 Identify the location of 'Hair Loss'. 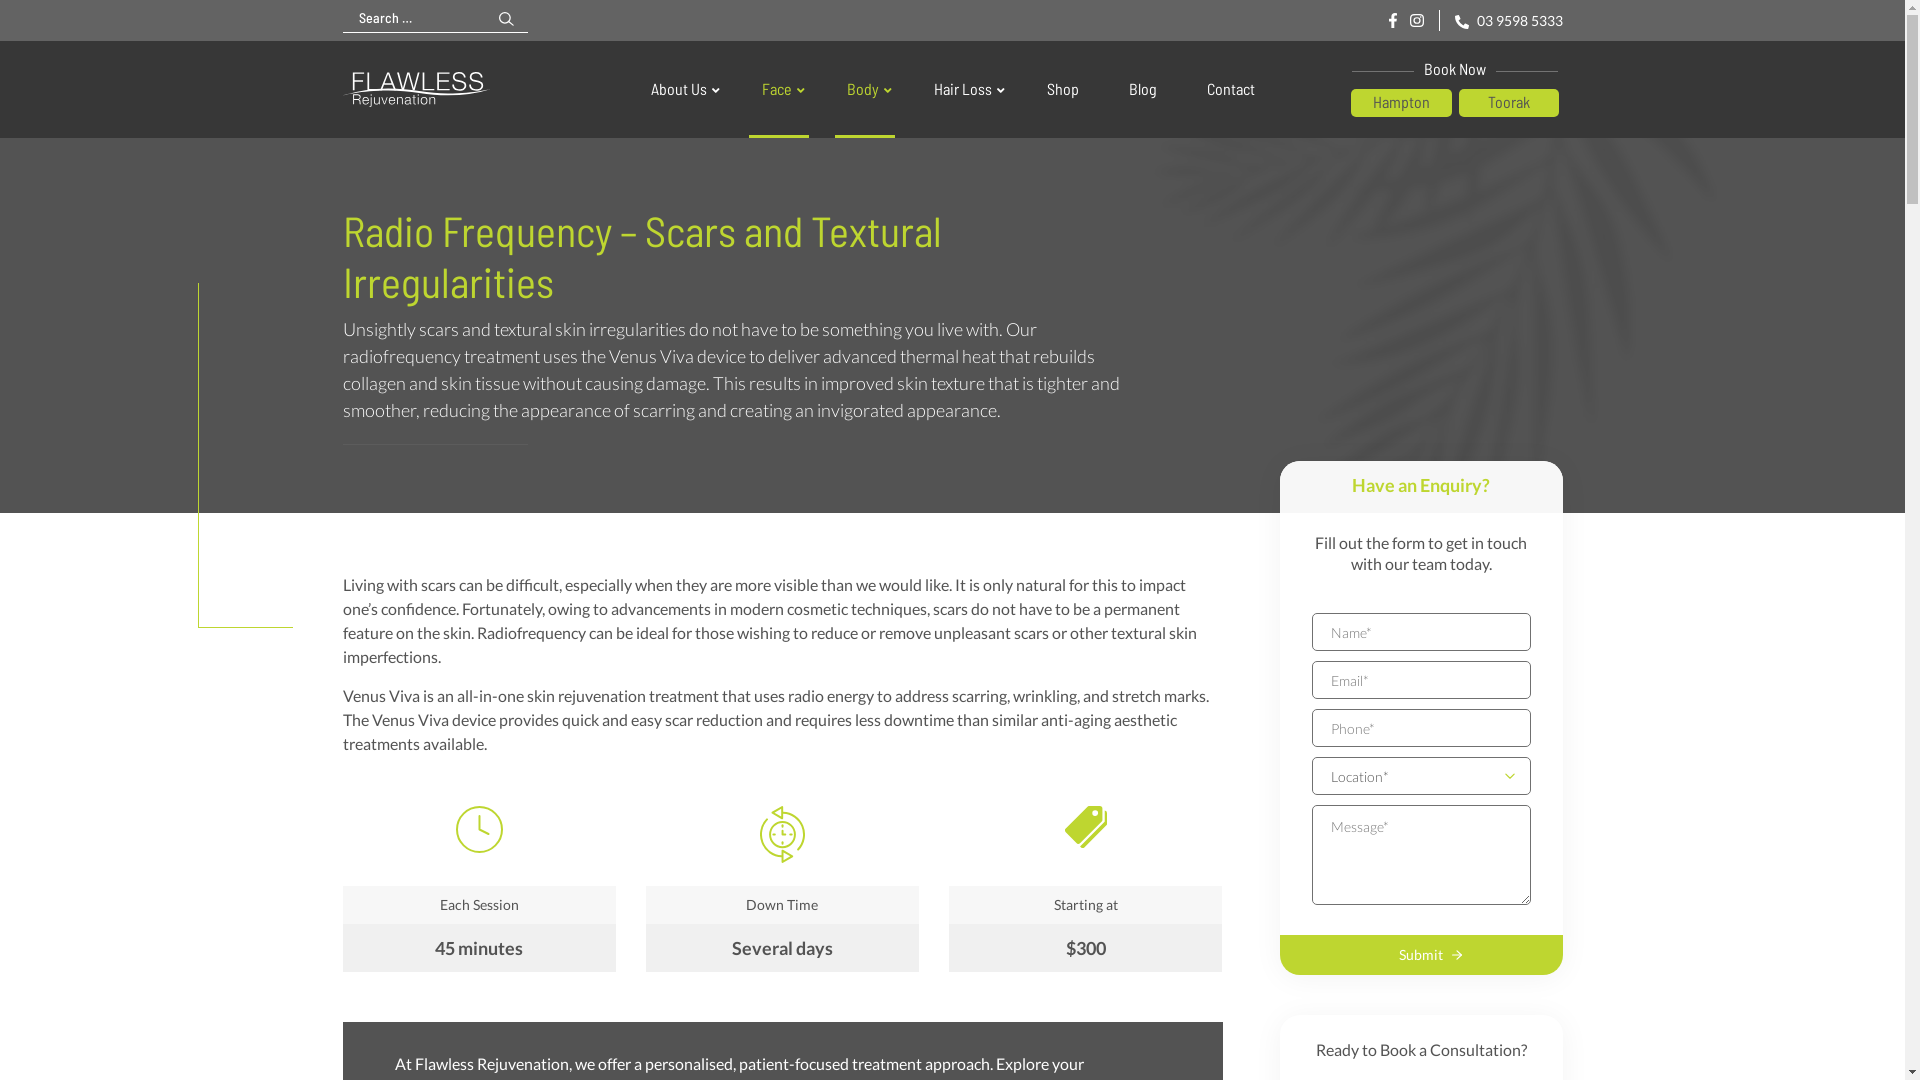
(965, 88).